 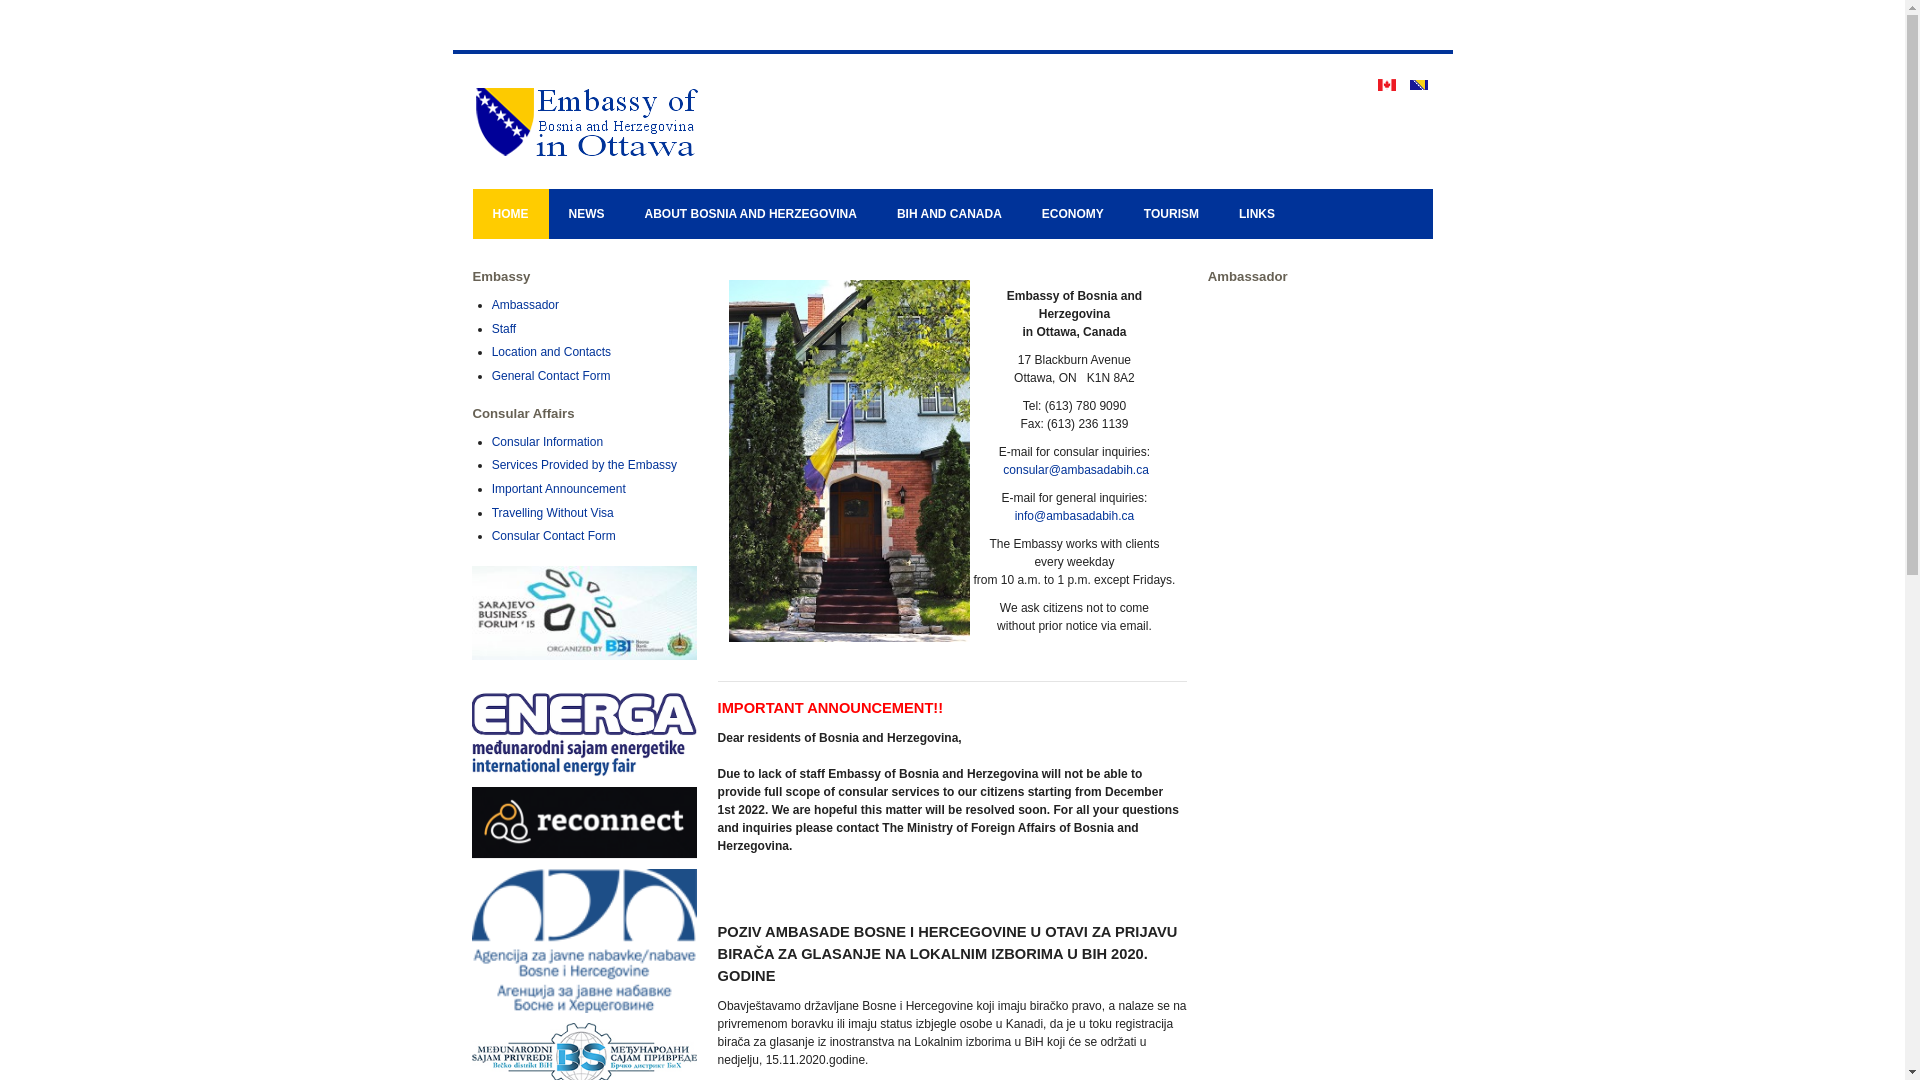 What do you see at coordinates (948, 213) in the screenshot?
I see `'BIH AND CANADA'` at bounding box center [948, 213].